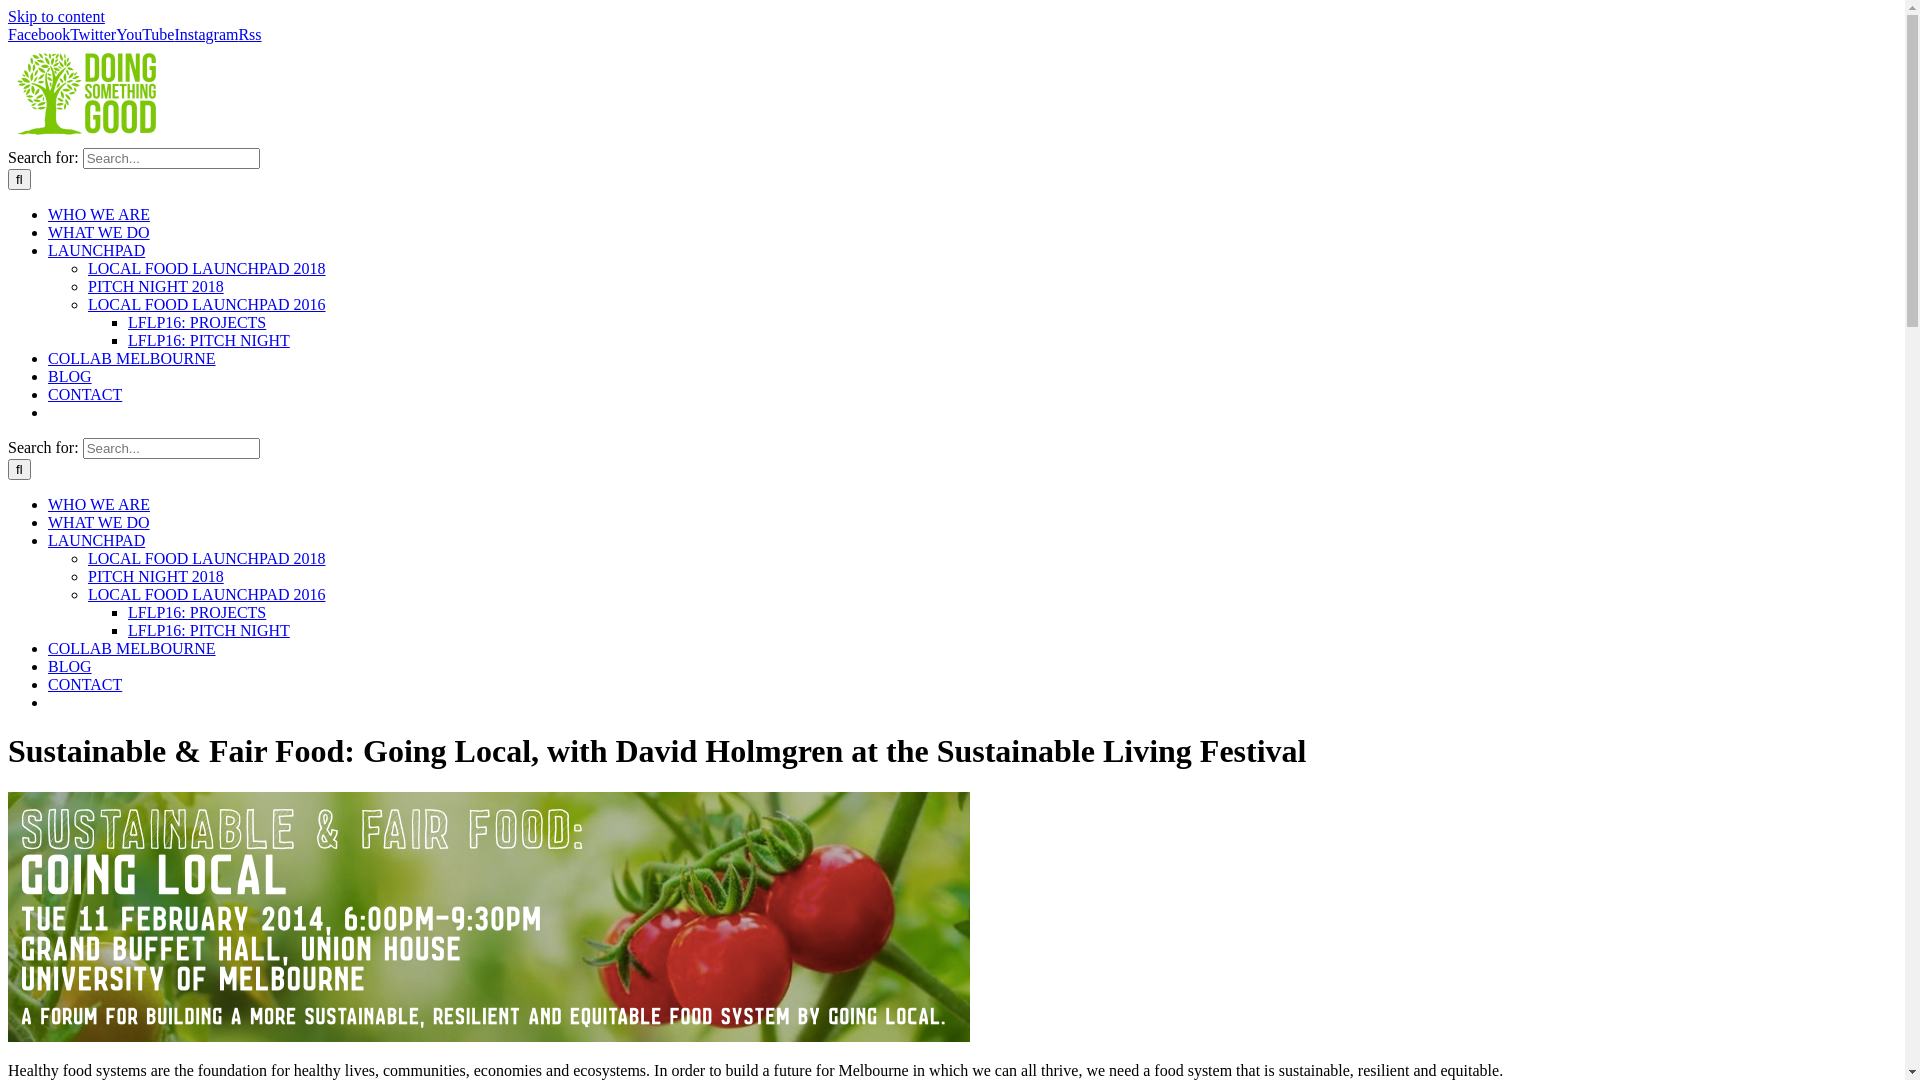  Describe the element at coordinates (48, 249) in the screenshot. I see `'LAUNCHPAD'` at that location.